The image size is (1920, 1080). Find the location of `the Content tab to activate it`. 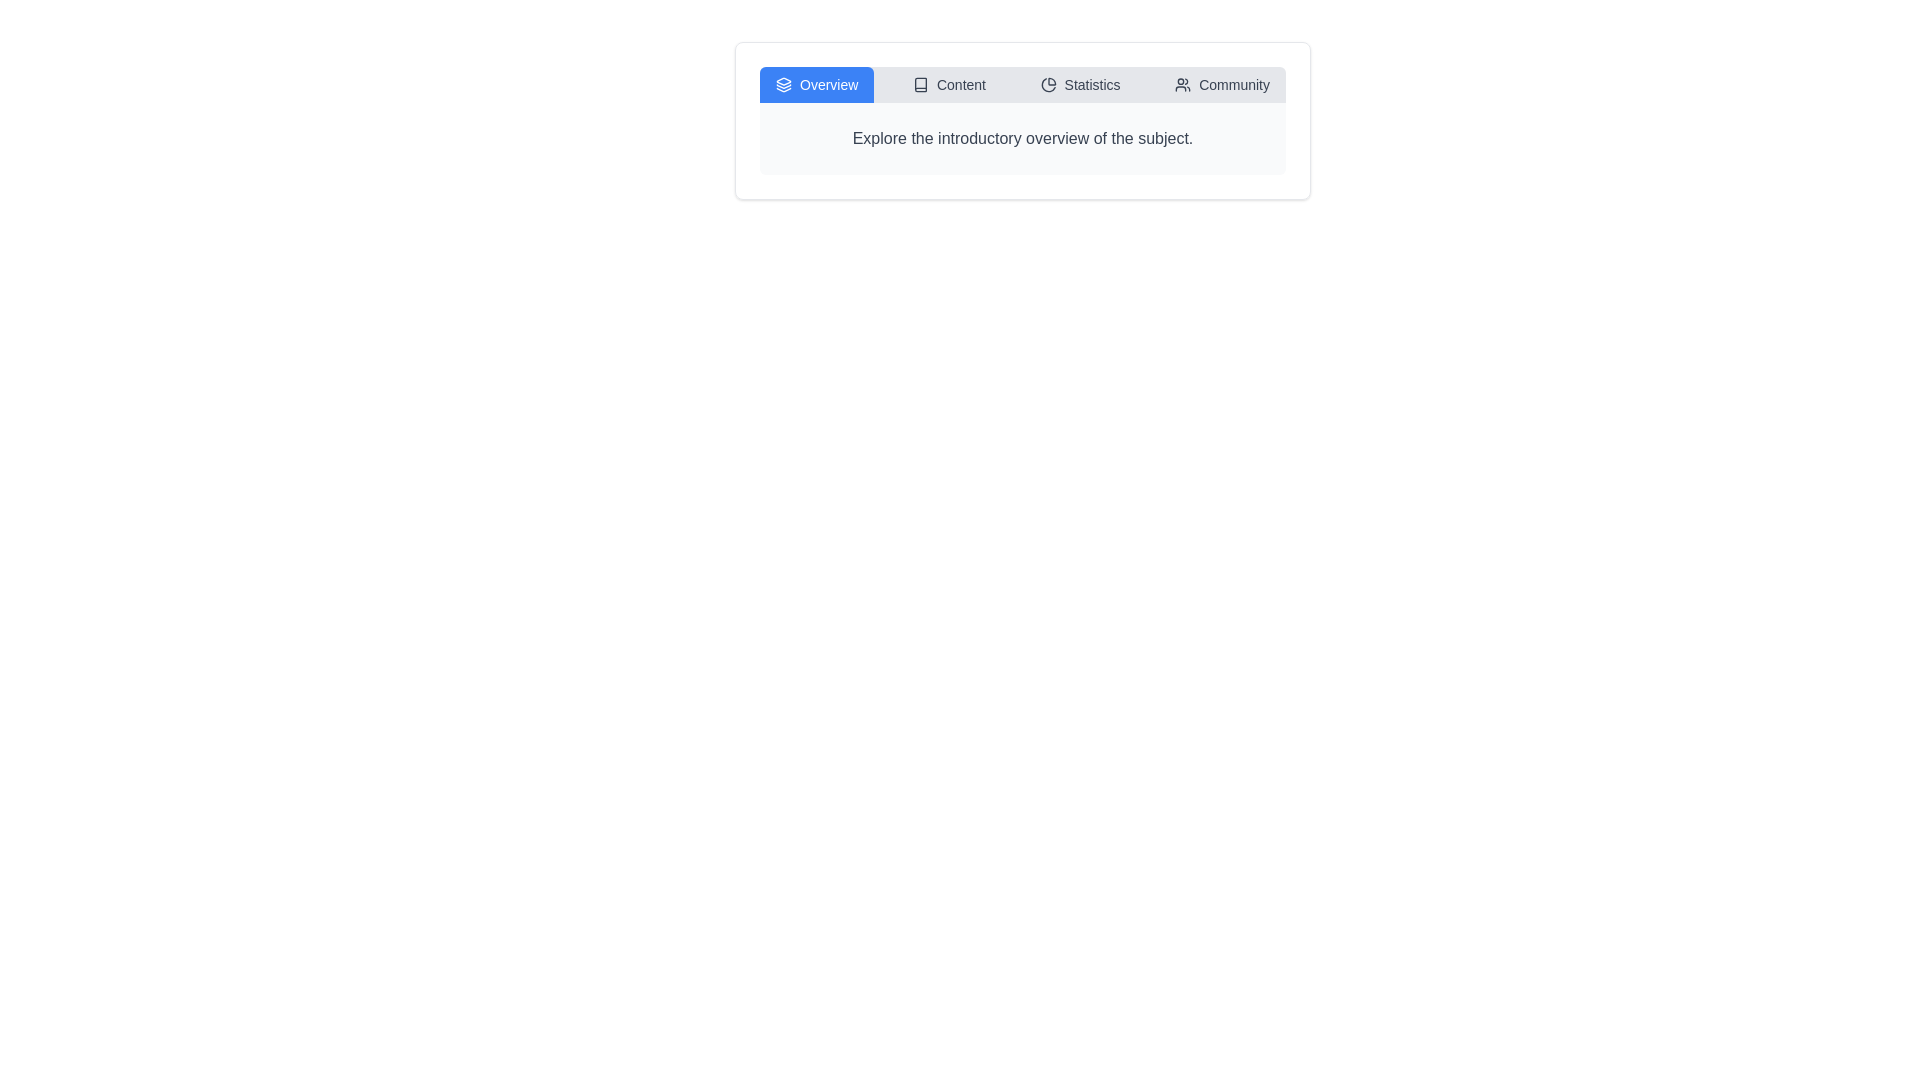

the Content tab to activate it is located at coordinates (948, 83).